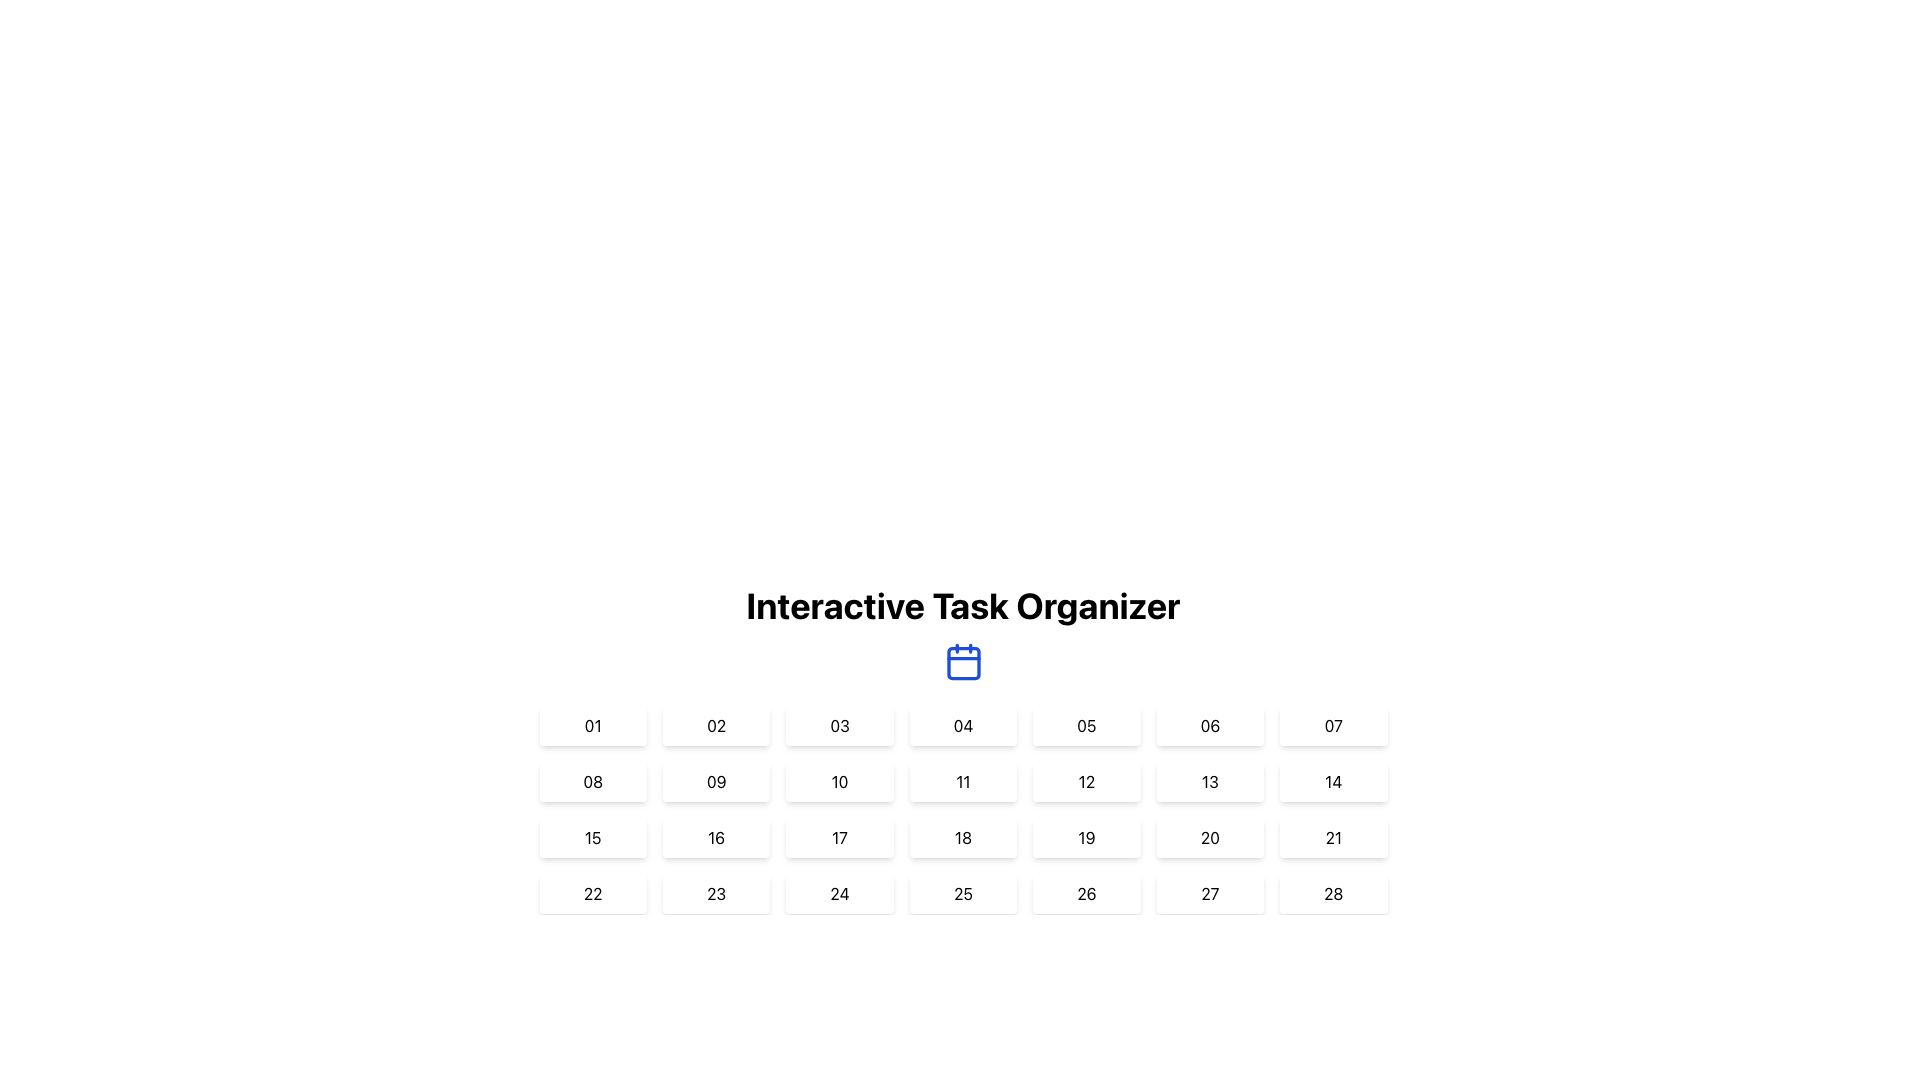 Image resolution: width=1920 pixels, height=1080 pixels. I want to click on the highlighted date tile for the 18th day in the calendar grid, located in the third row and fourth column of the interactive task organizer, so click(963, 837).